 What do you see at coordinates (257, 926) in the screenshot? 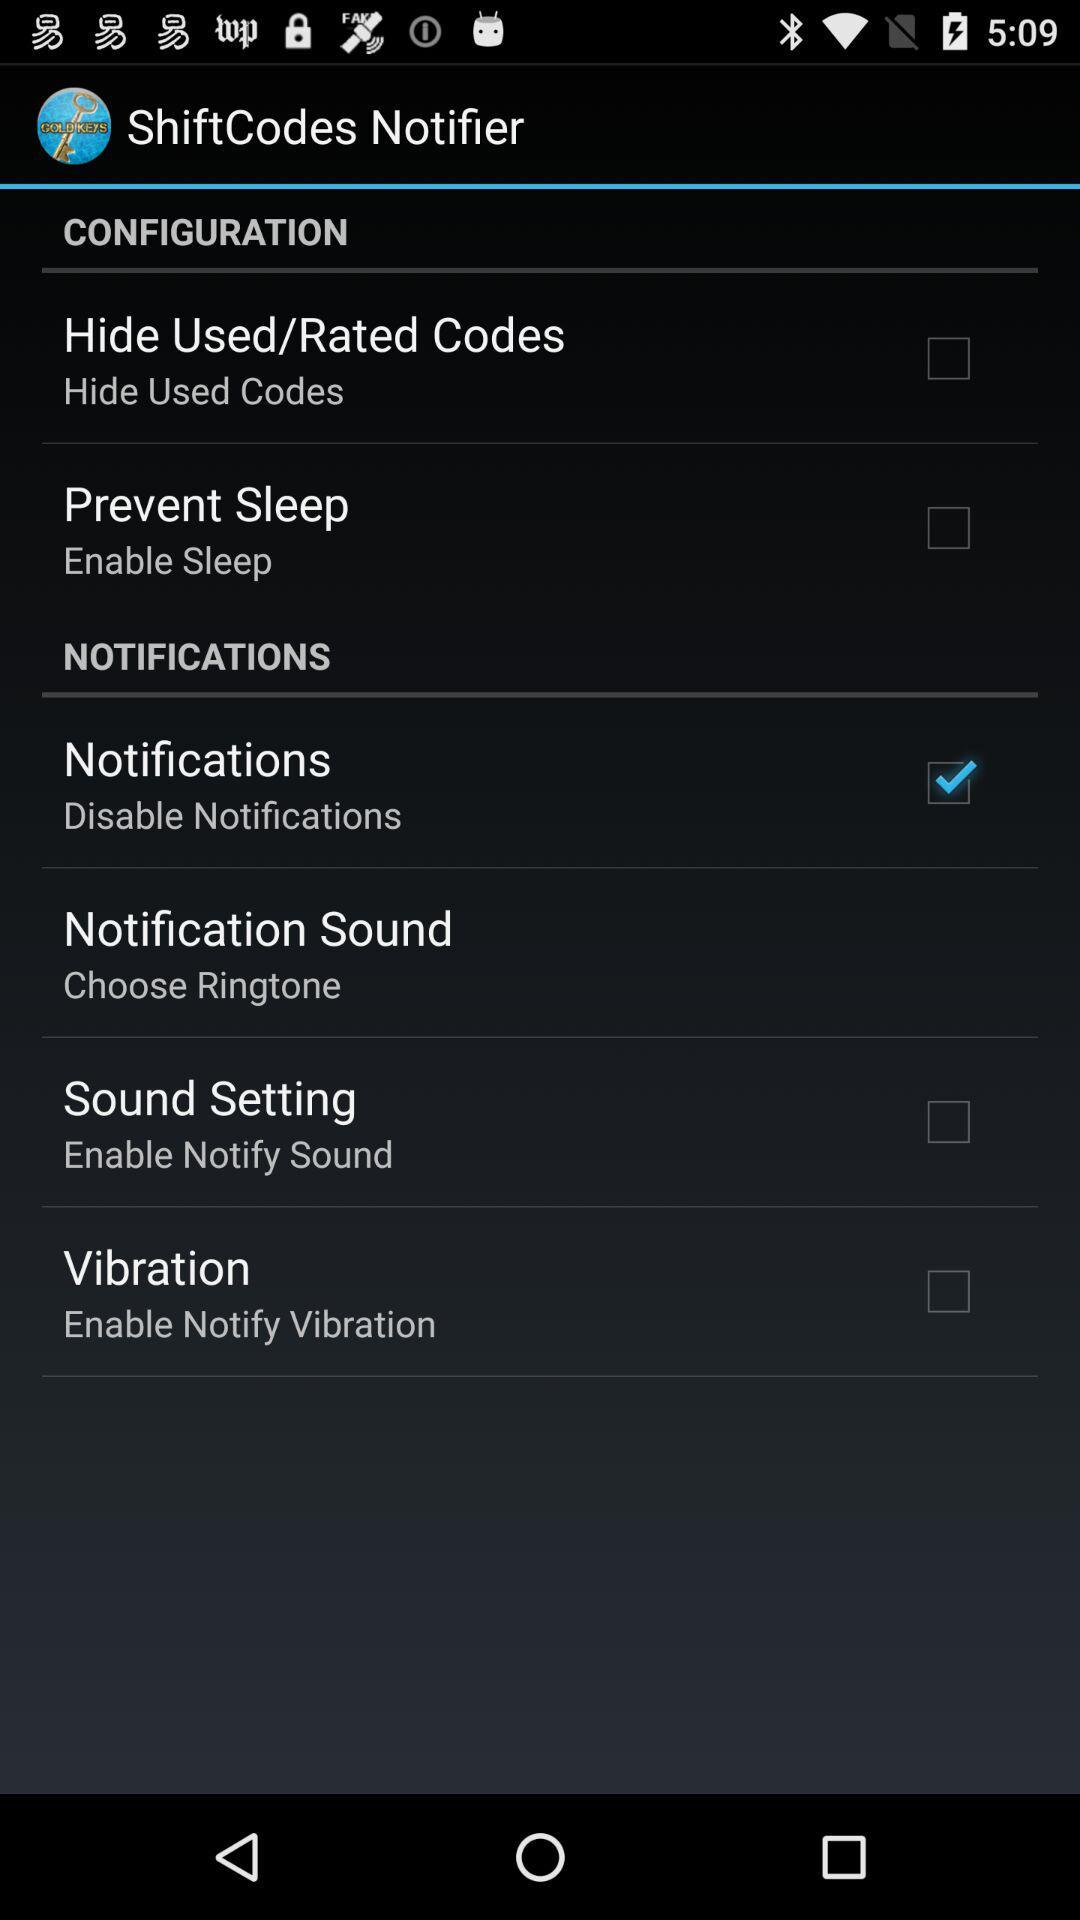
I see `the notification sound item` at bounding box center [257, 926].